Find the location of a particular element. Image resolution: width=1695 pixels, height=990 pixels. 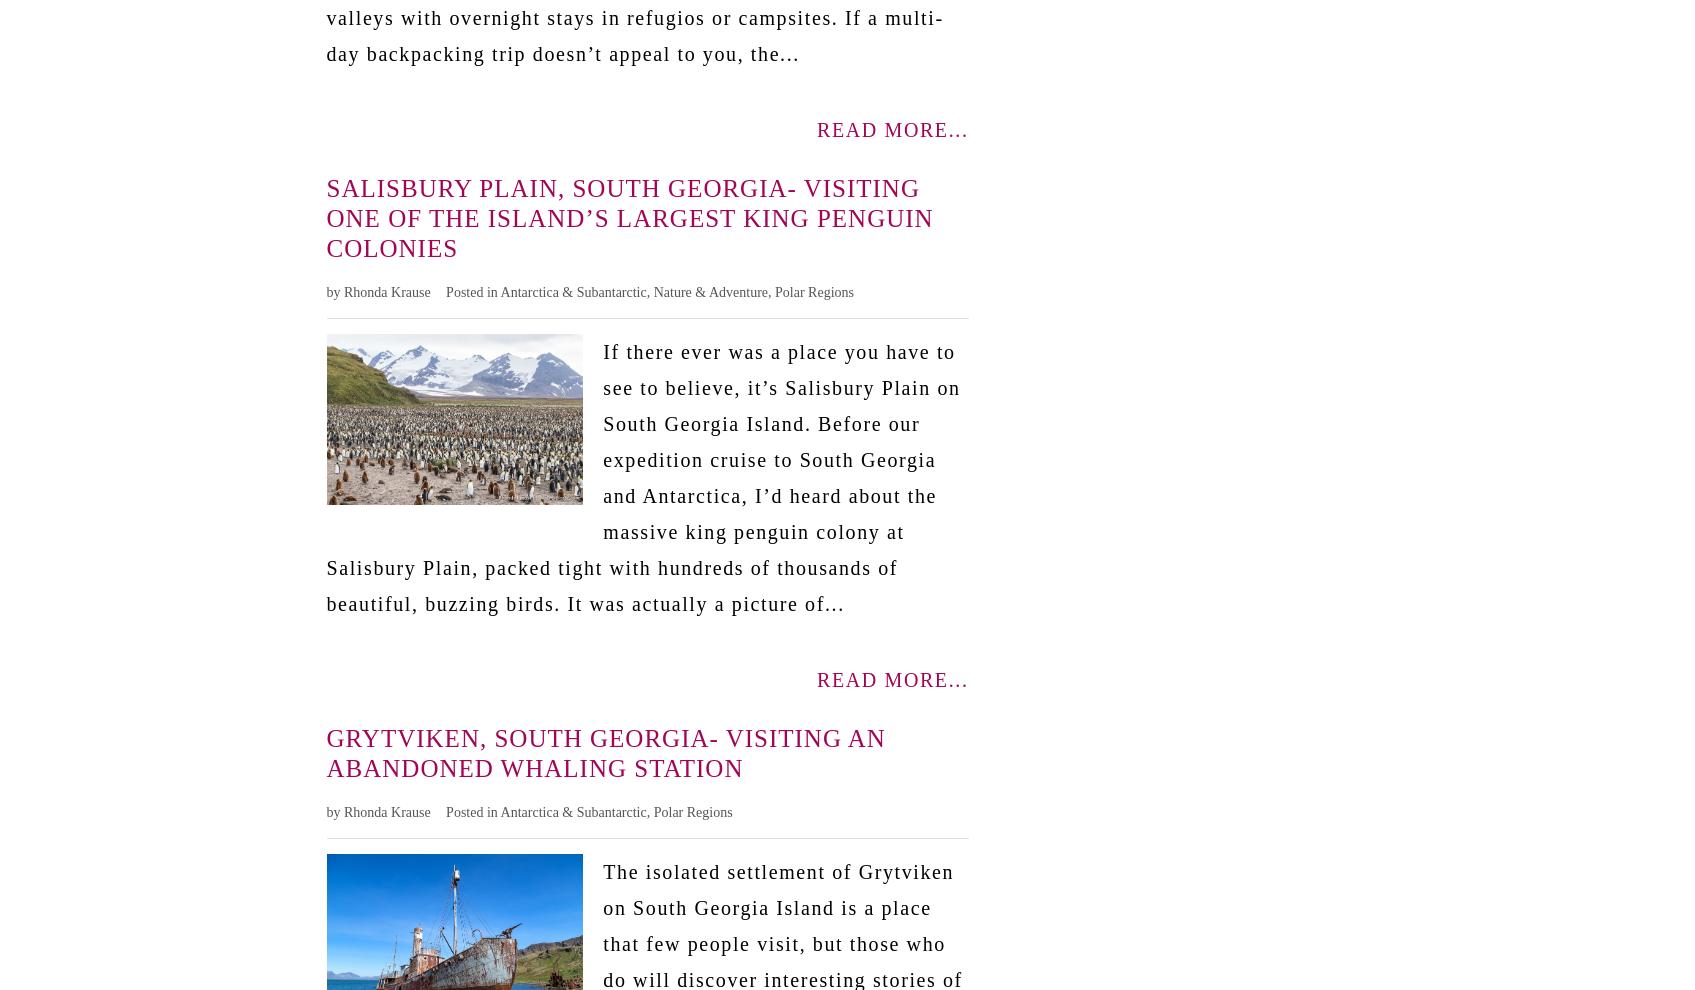

'If there ever was a place you have to see to believe, it’s Salisbury Plain on South Georgia Island. Before our expedition cruise to South Georgia and Antarctica, I’d heard about the massive king penguin colony at Salisbury Plain, packed tight with hundreds of thousands of beautiful, buzzing birds. It was actually a picture of...' is located at coordinates (642, 476).